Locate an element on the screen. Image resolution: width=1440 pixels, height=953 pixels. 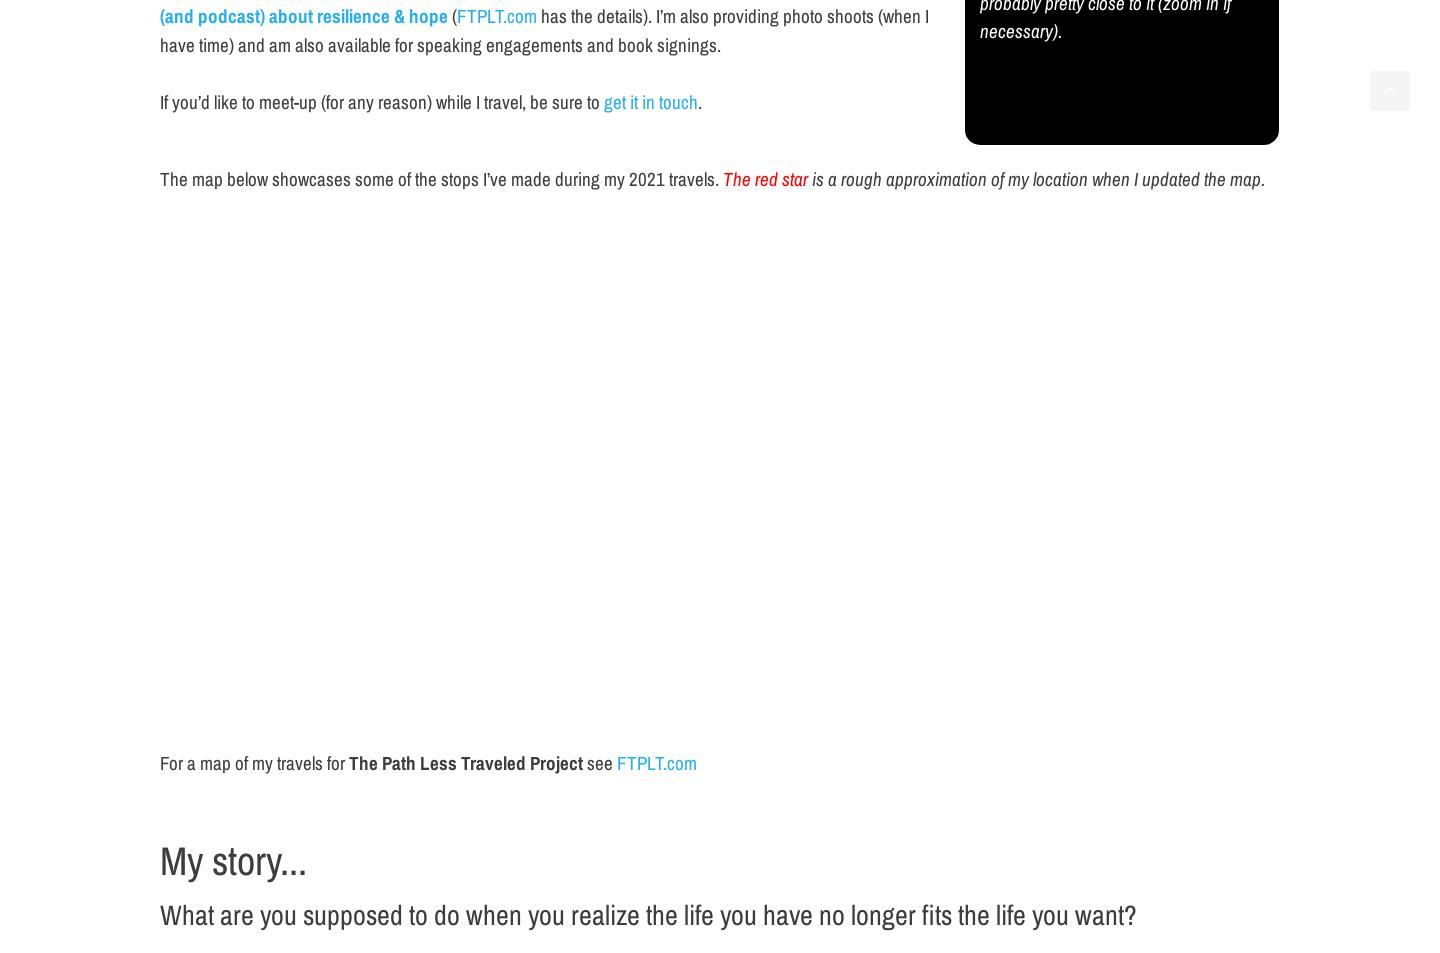
'My story...' is located at coordinates (233, 860).